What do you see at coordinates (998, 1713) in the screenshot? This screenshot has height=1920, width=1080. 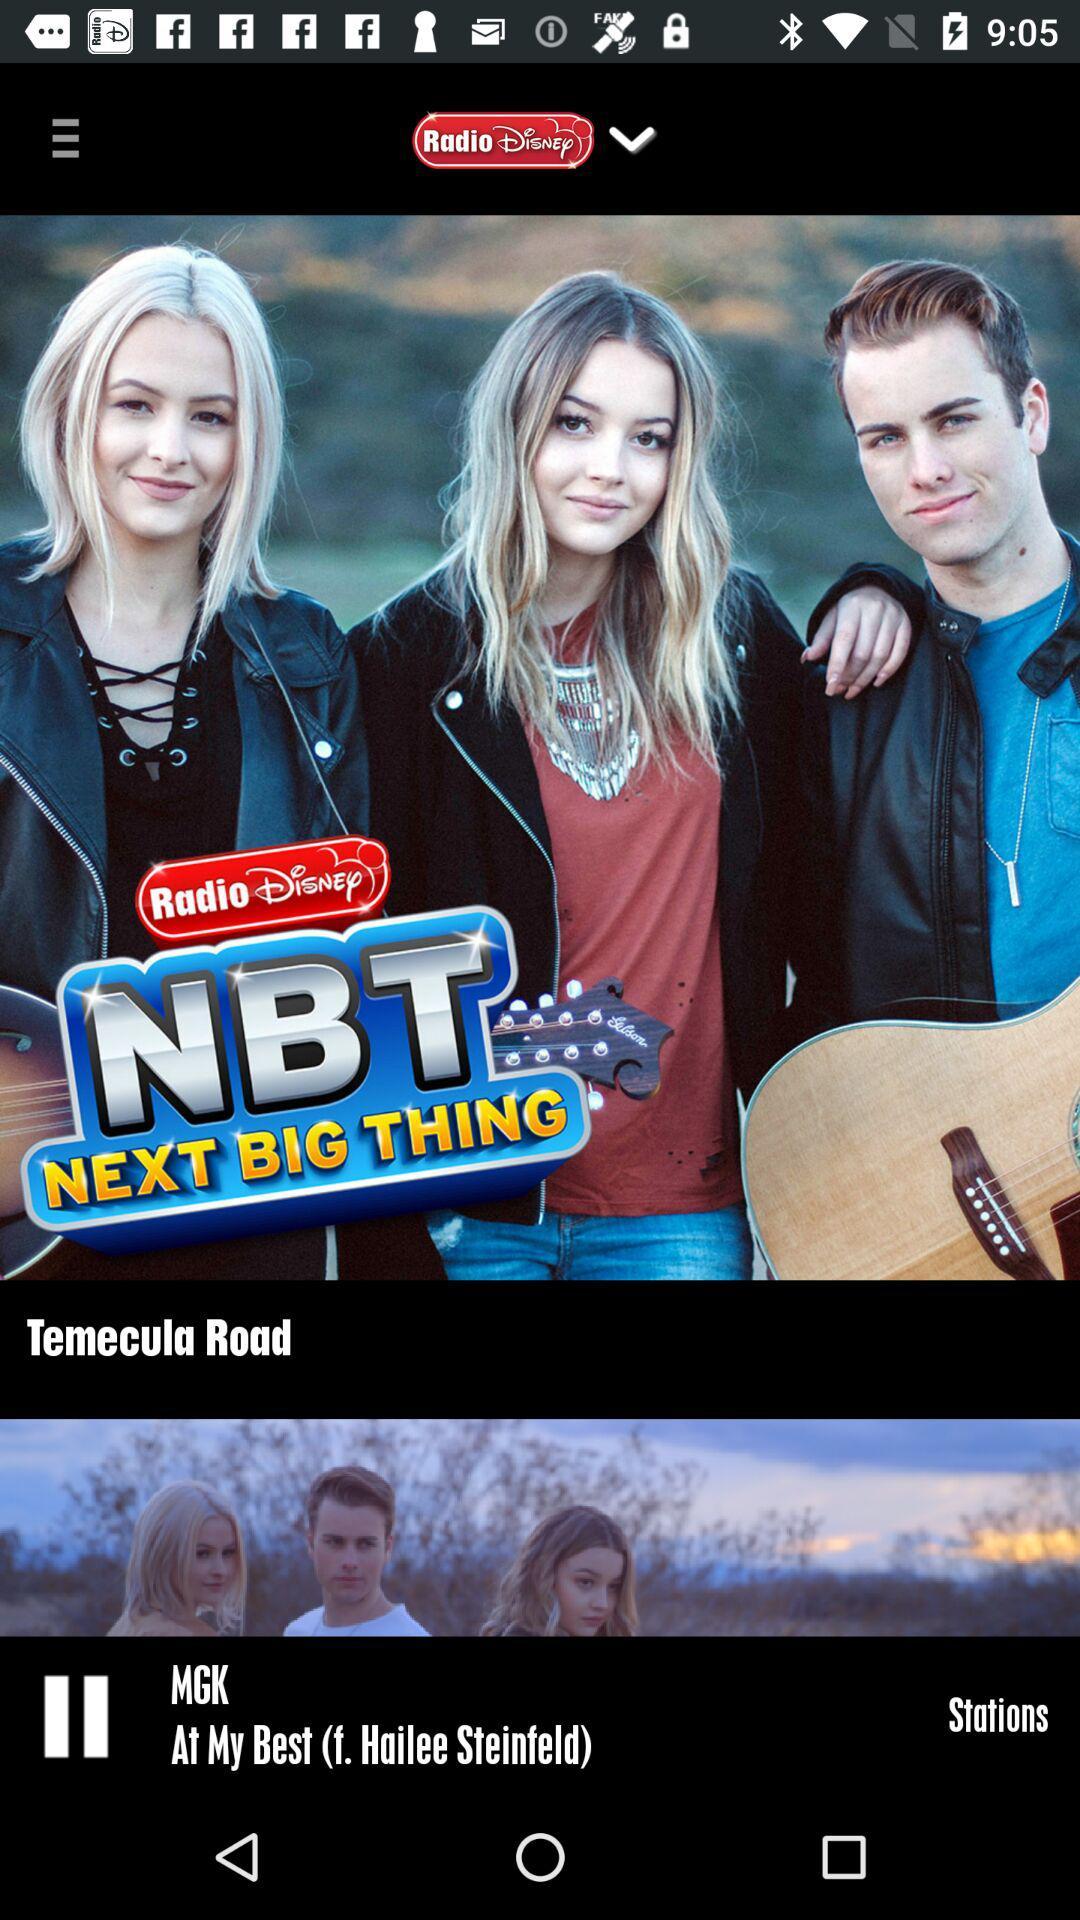 I see `stations item` at bounding box center [998, 1713].